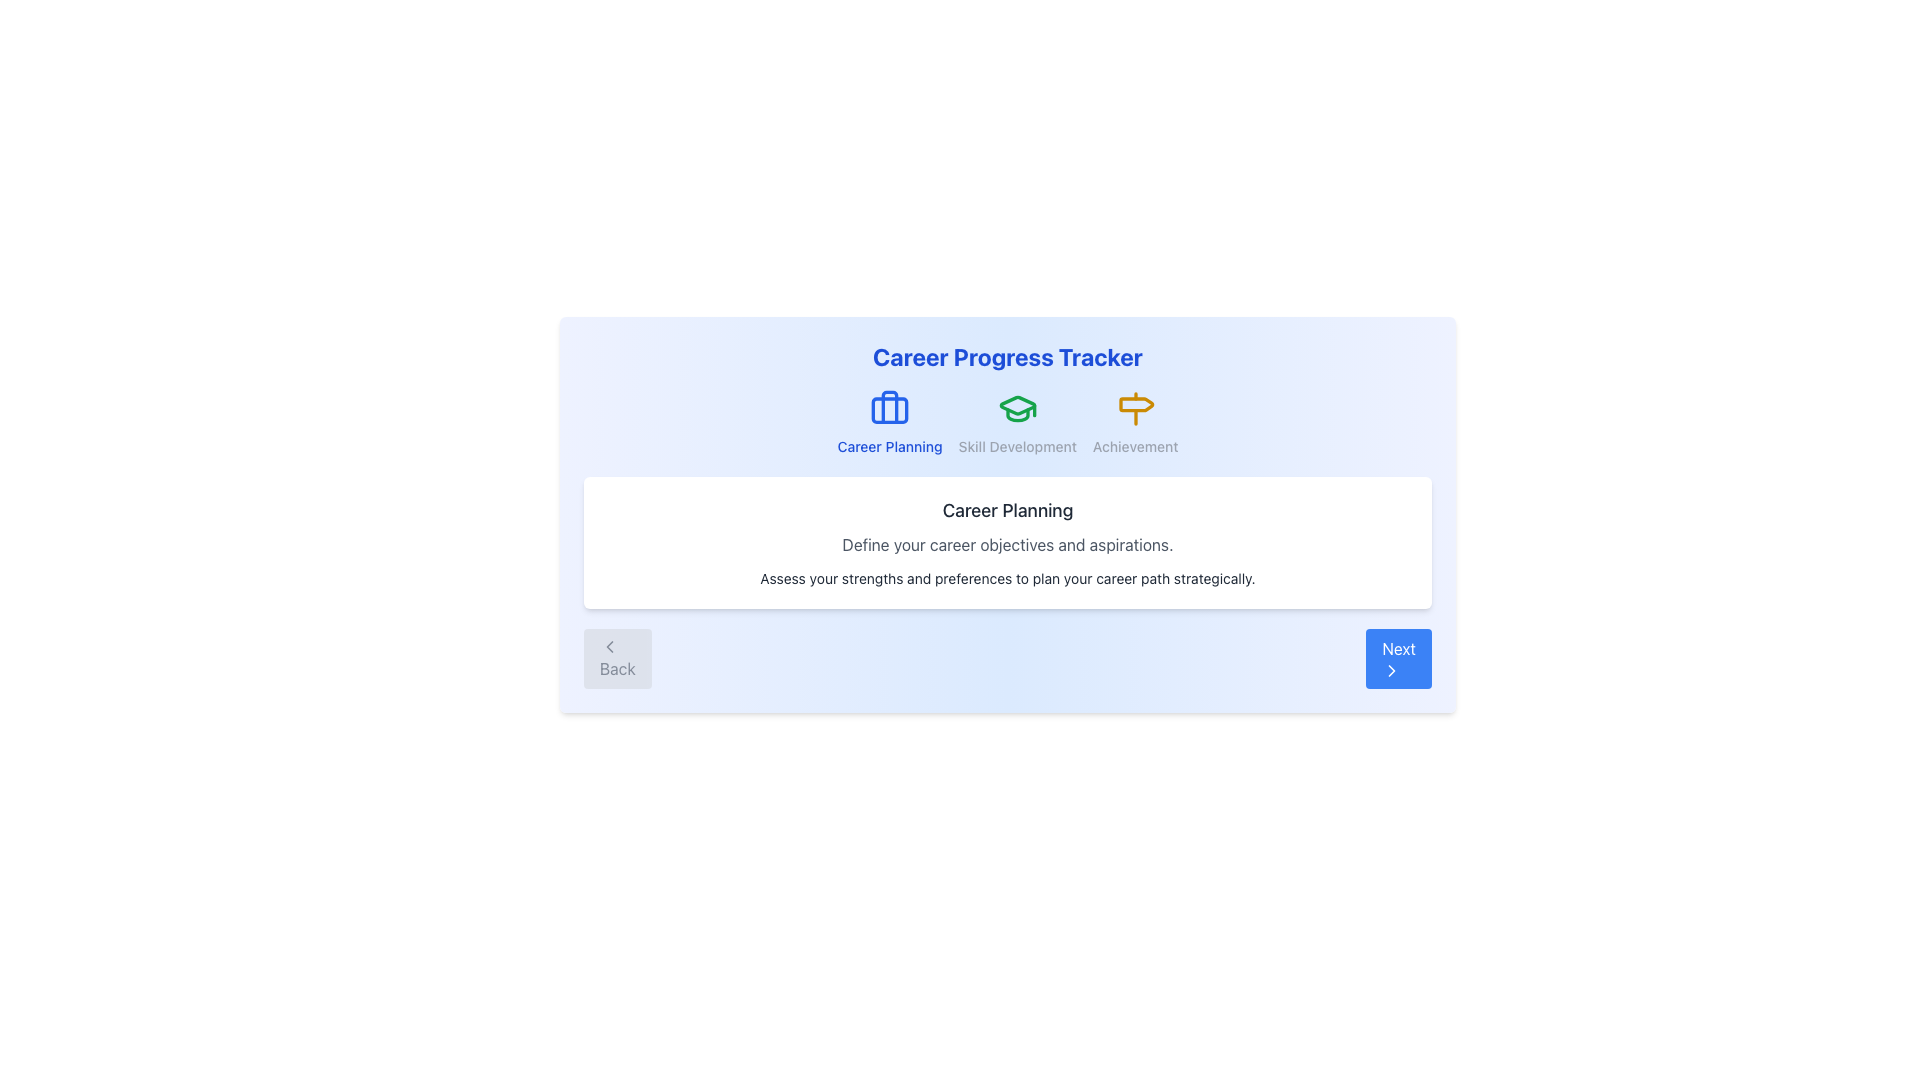 This screenshot has width=1920, height=1080. What do you see at coordinates (888, 407) in the screenshot?
I see `the blue briefcase icon representing the 'Career Planning' section, located above its corresponding label` at bounding box center [888, 407].